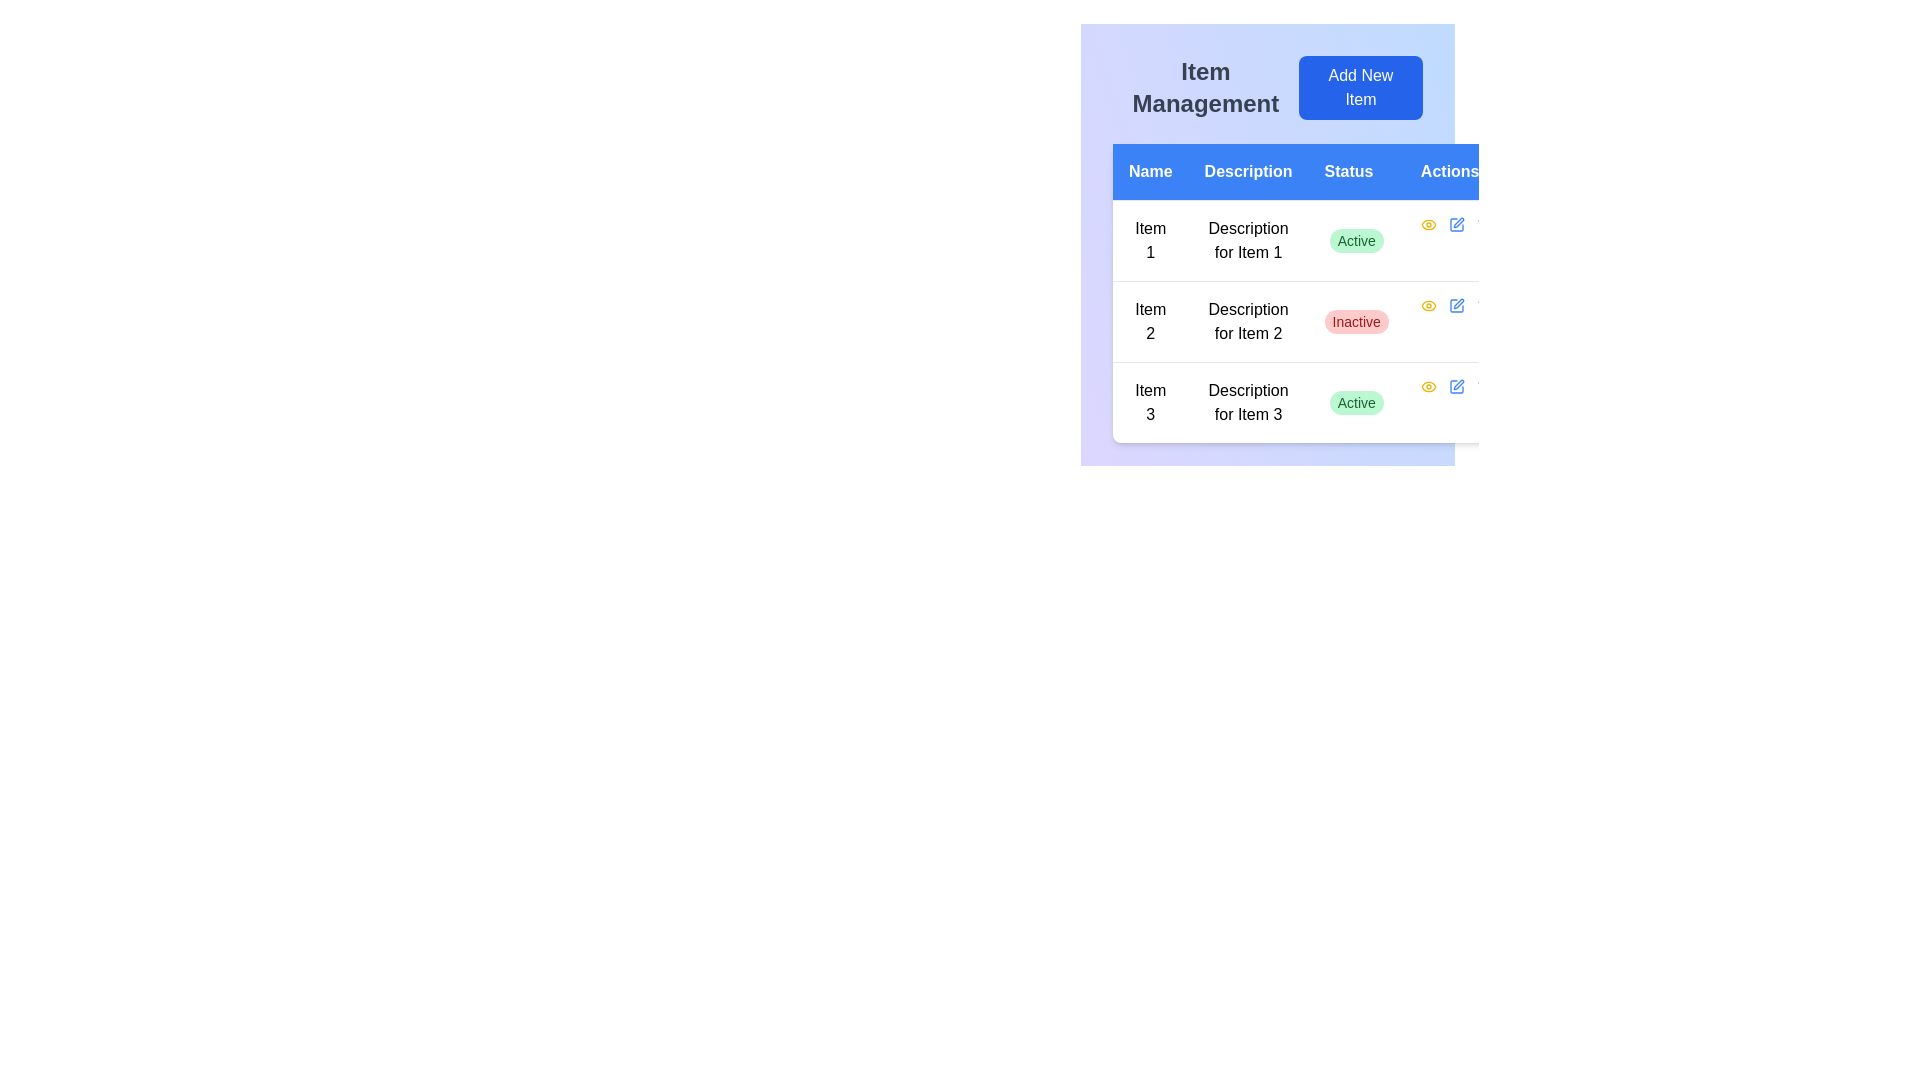 This screenshot has height=1080, width=1920. Describe the element at coordinates (1356, 402) in the screenshot. I see `the Status indicator badge for 'Item 3' in the Status column of the table` at that location.